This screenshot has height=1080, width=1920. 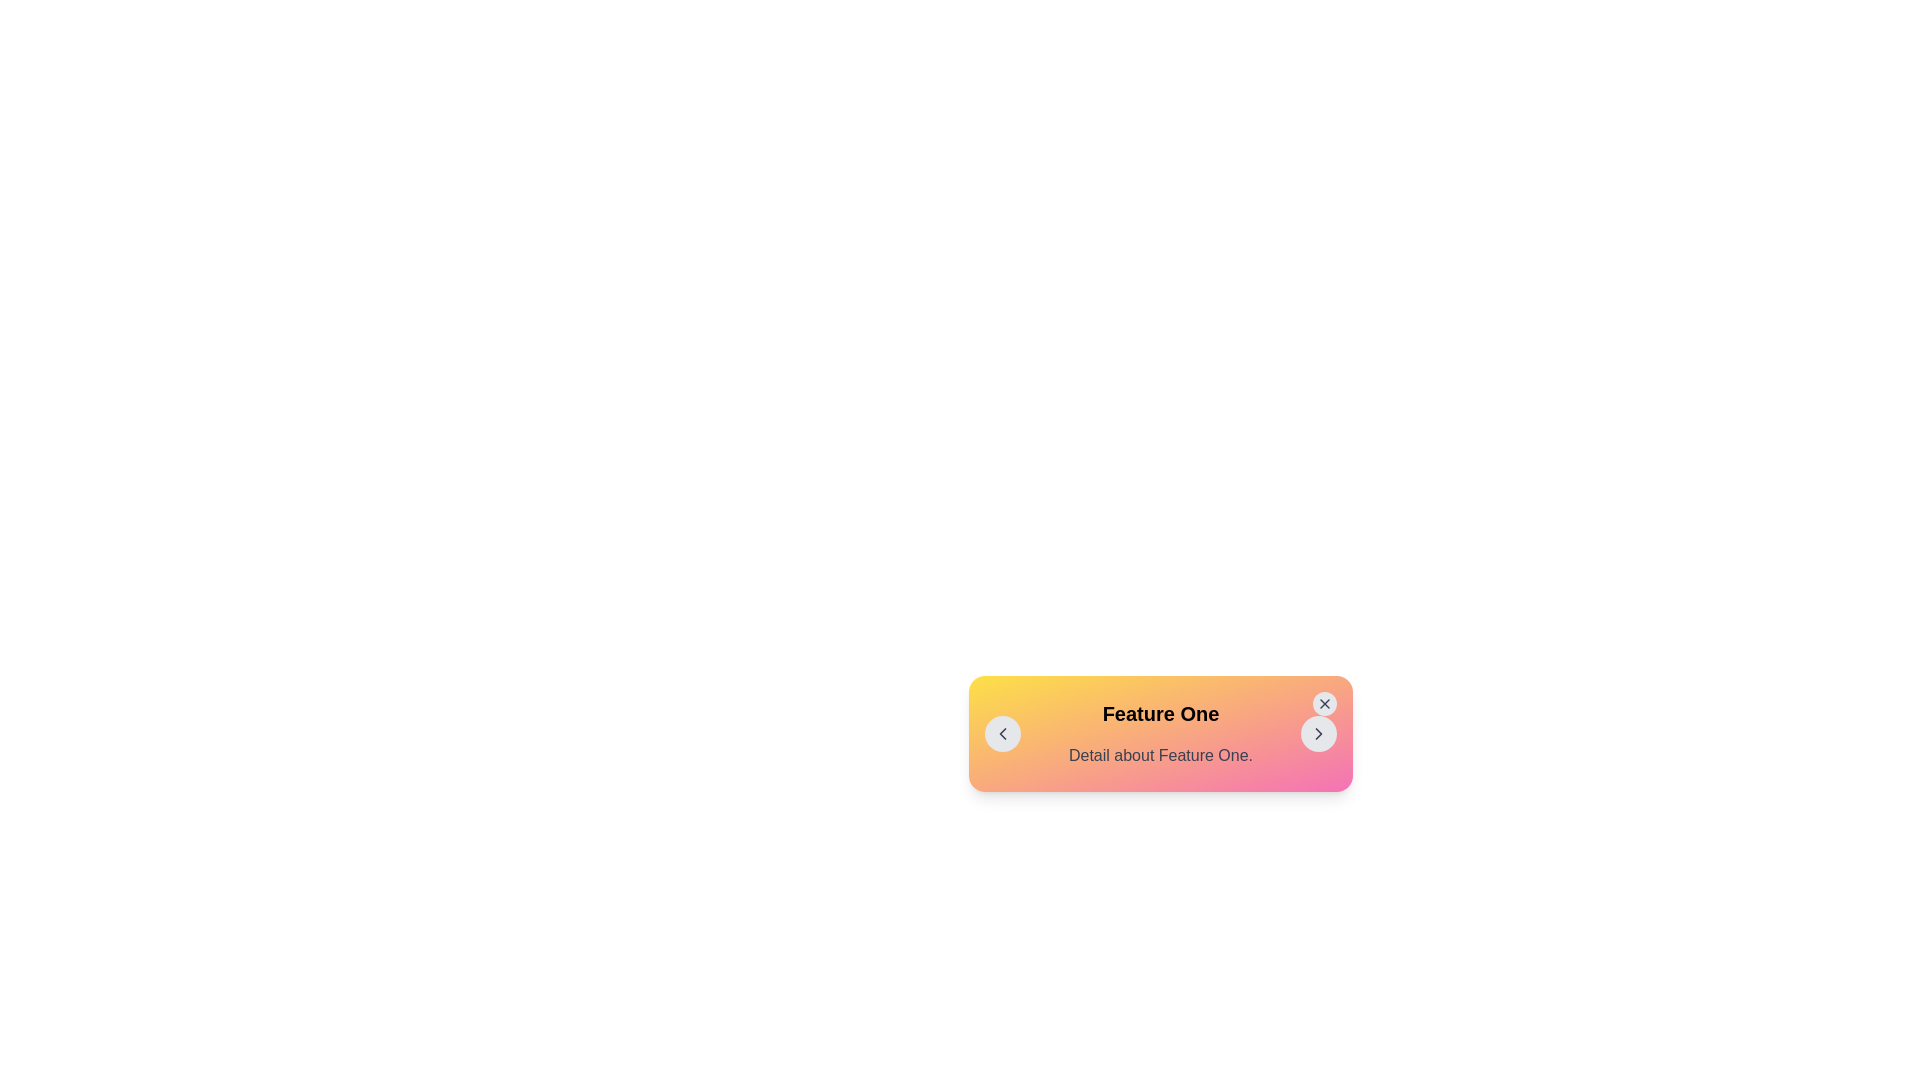 I want to click on the circular button with a light gray background and a left-pointing chevron icon to invoke the previous action, so click(x=1003, y=733).